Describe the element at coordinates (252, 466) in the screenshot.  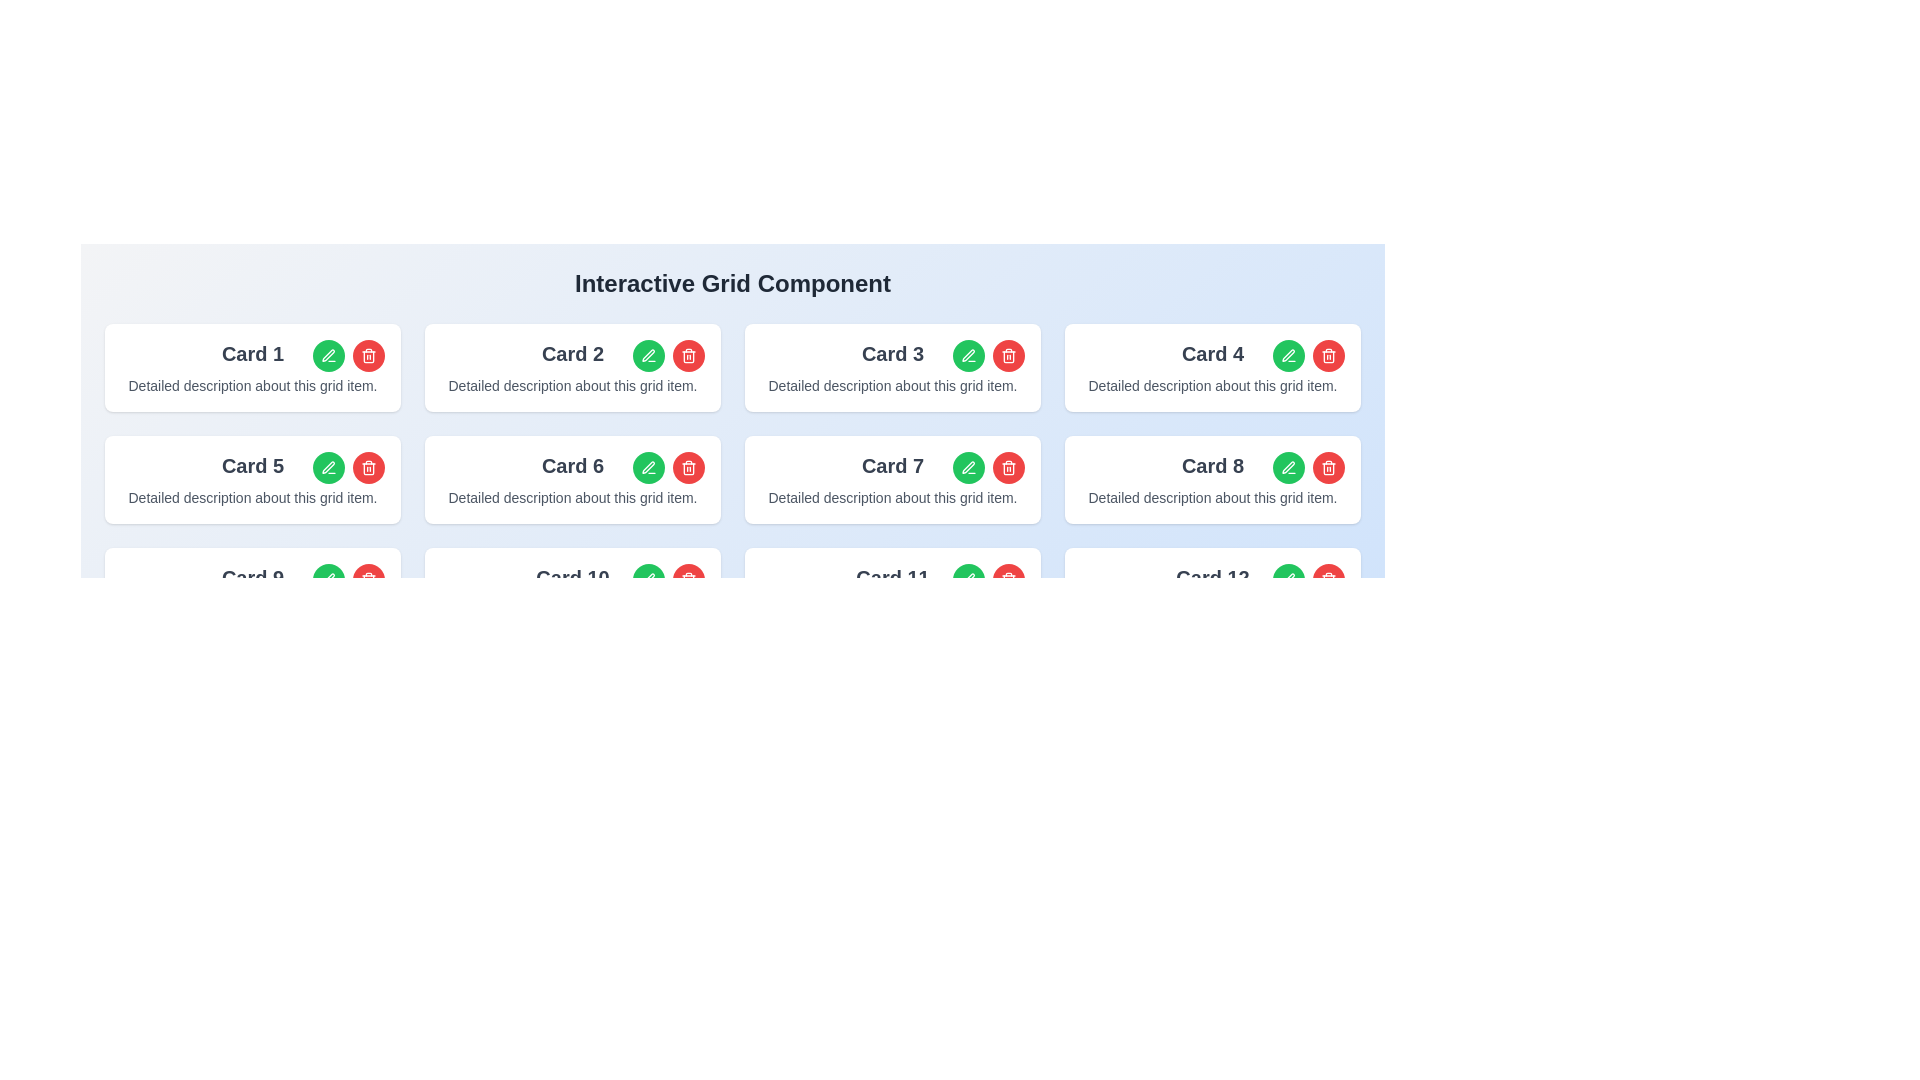
I see `the static text label that serves as the title of the card, located at the top-left corner of the card in the second row and first column of the grid` at that location.